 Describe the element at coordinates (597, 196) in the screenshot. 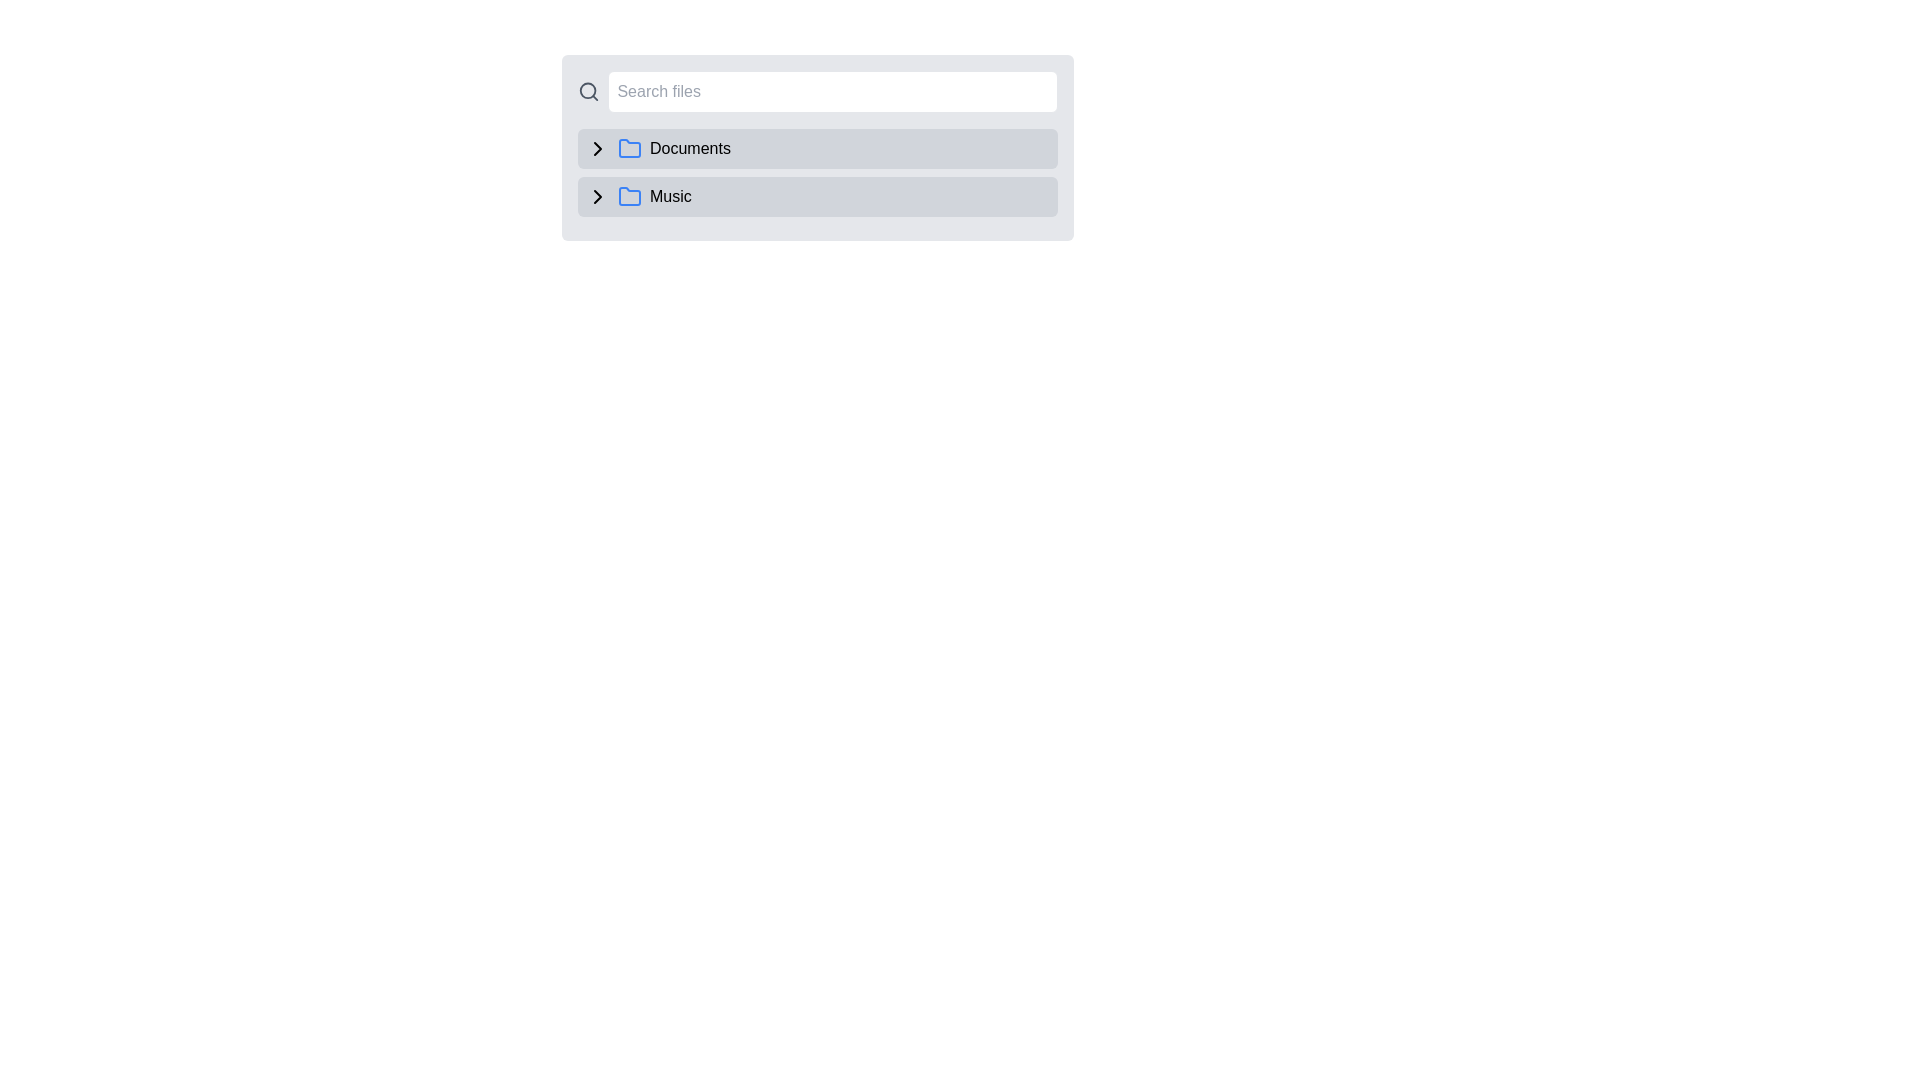

I see `the icon located to the left of the 'Music' label` at that location.